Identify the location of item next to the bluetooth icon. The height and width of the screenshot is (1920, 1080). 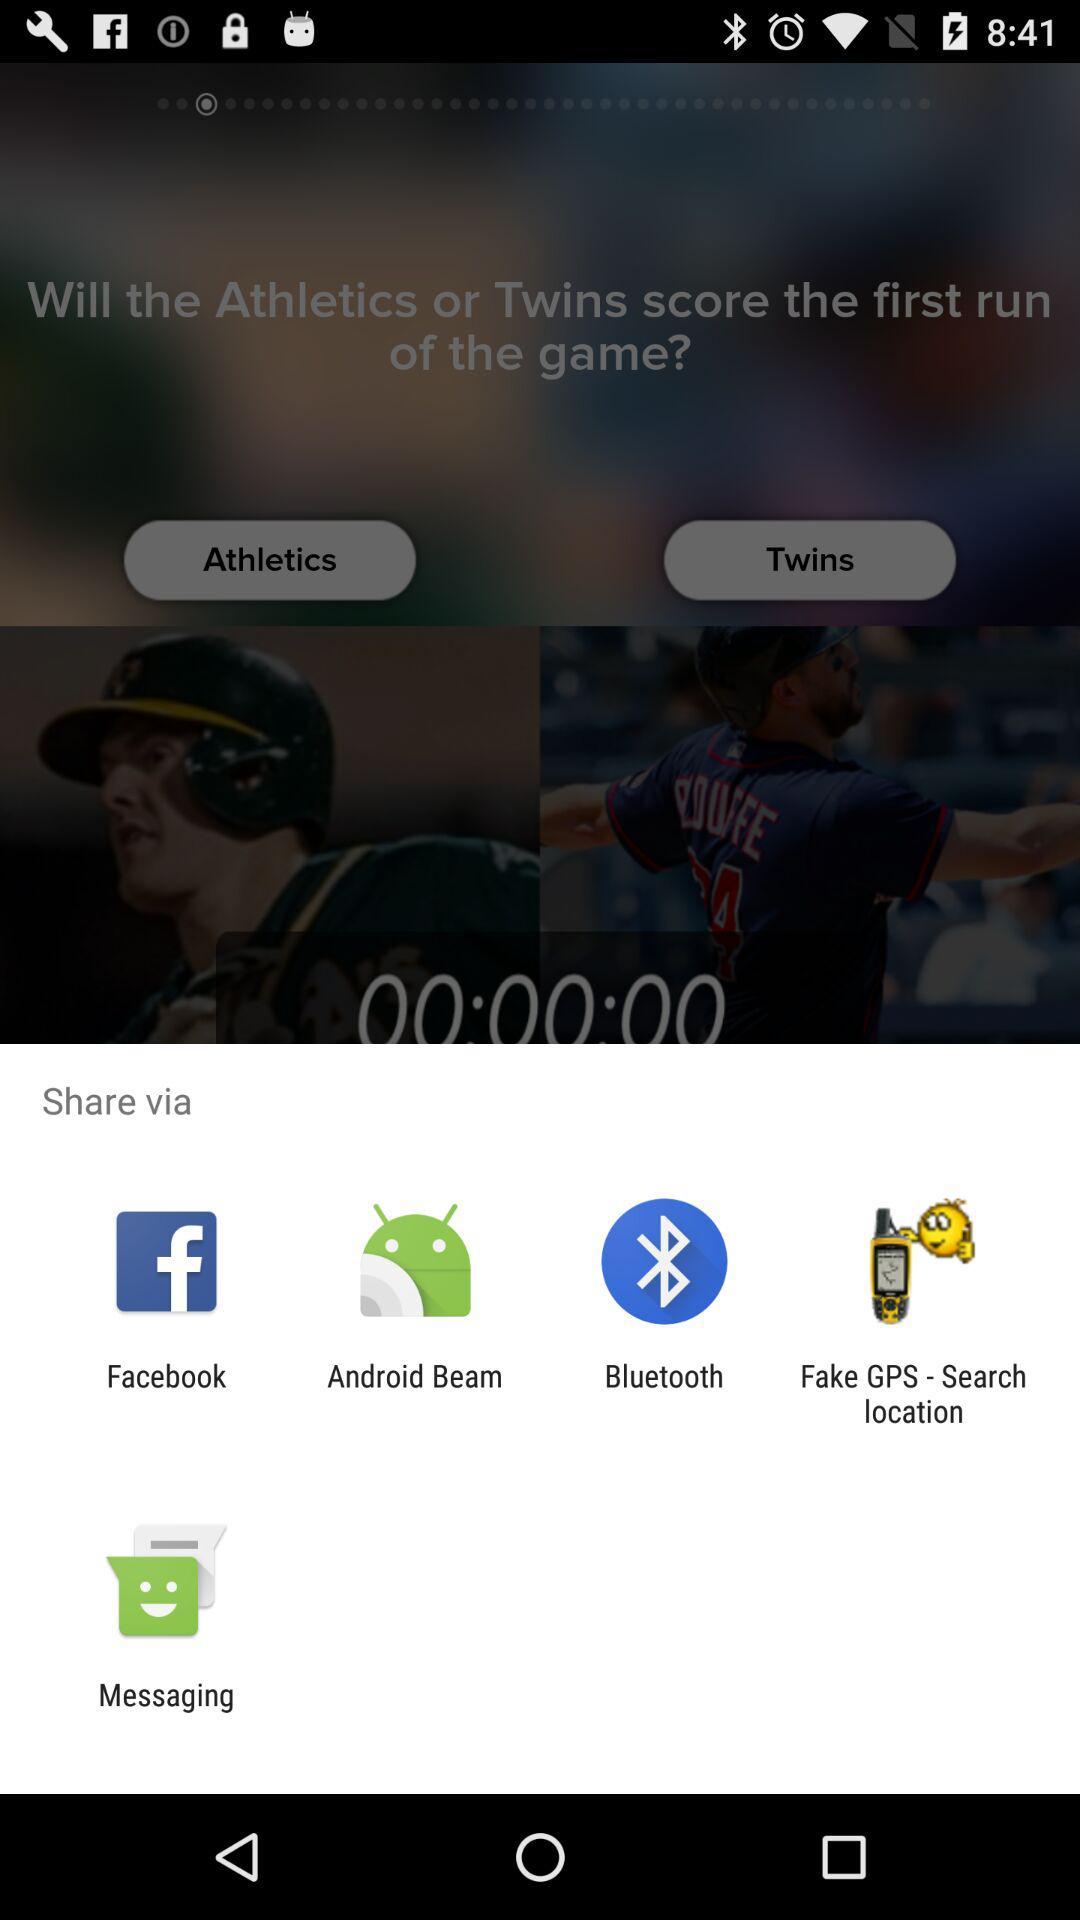
(414, 1392).